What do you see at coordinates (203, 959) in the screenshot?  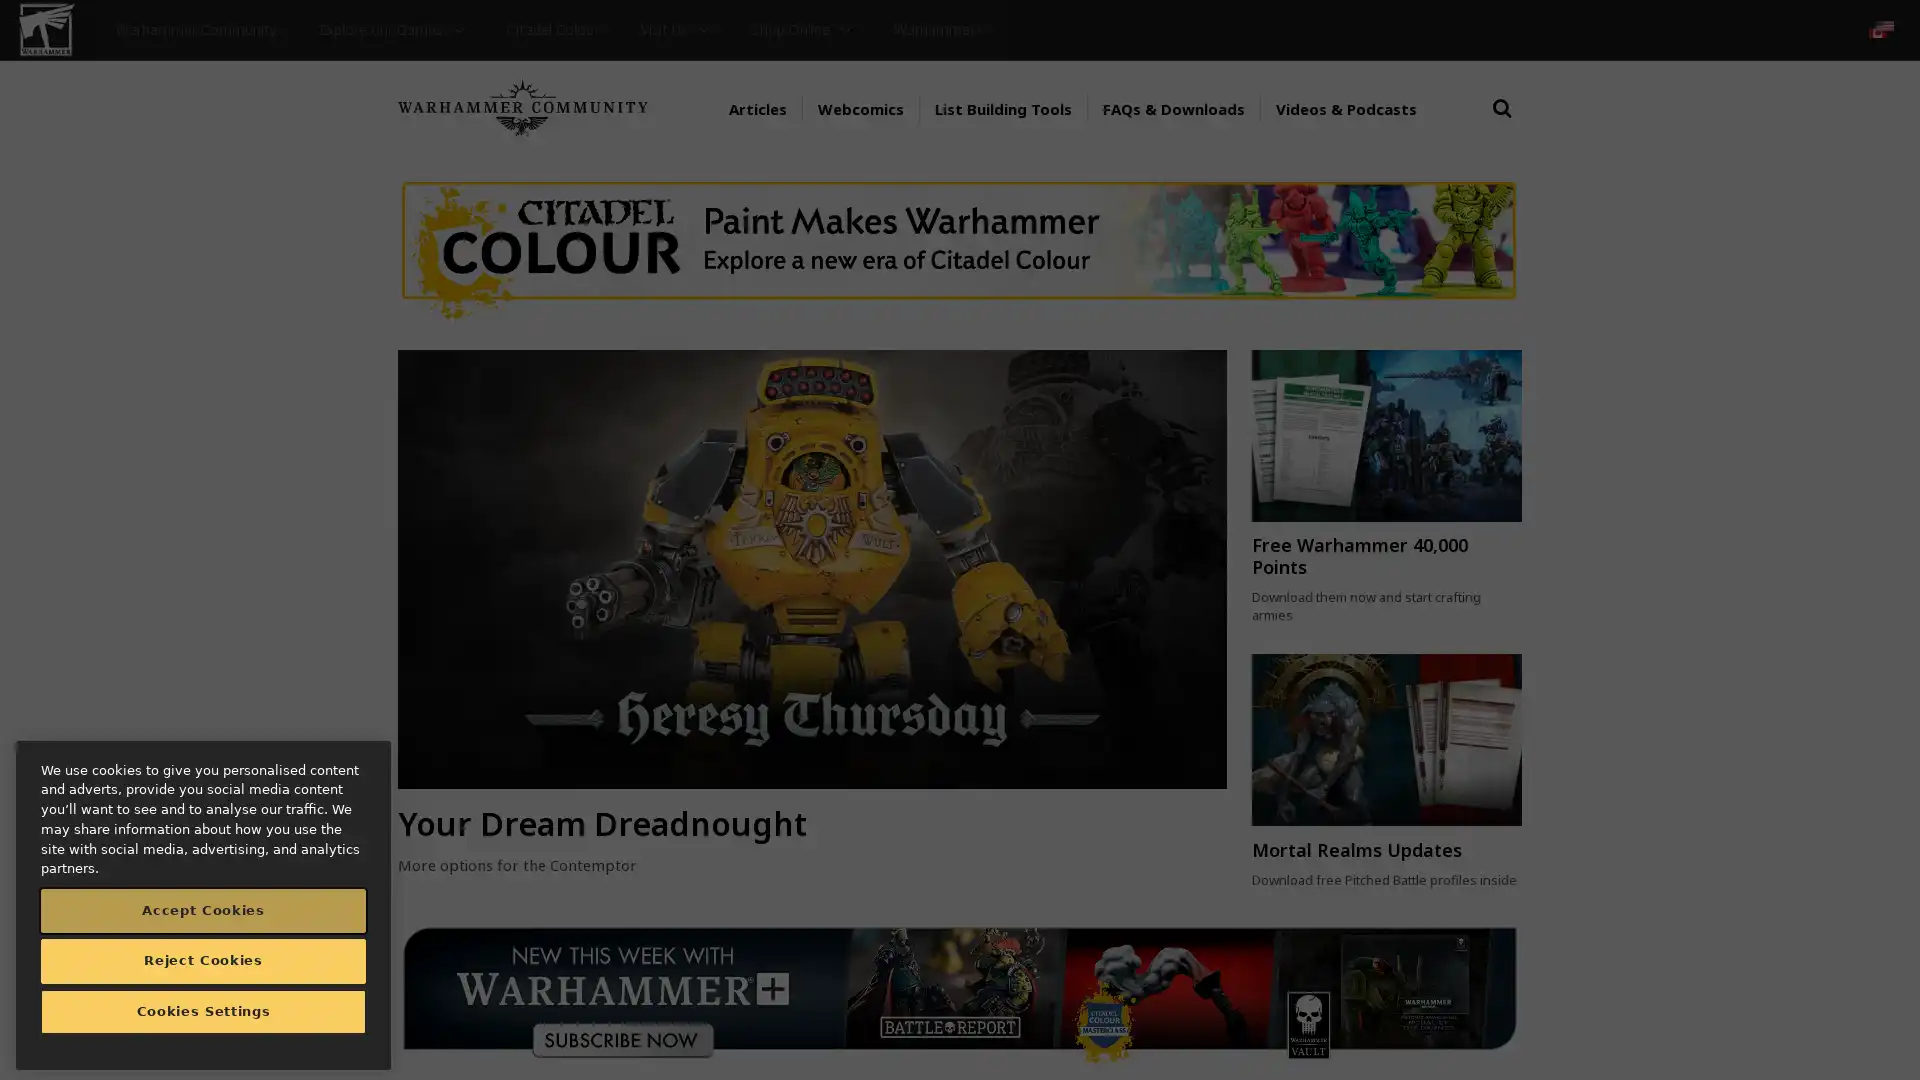 I see `Reject Cookies` at bounding box center [203, 959].